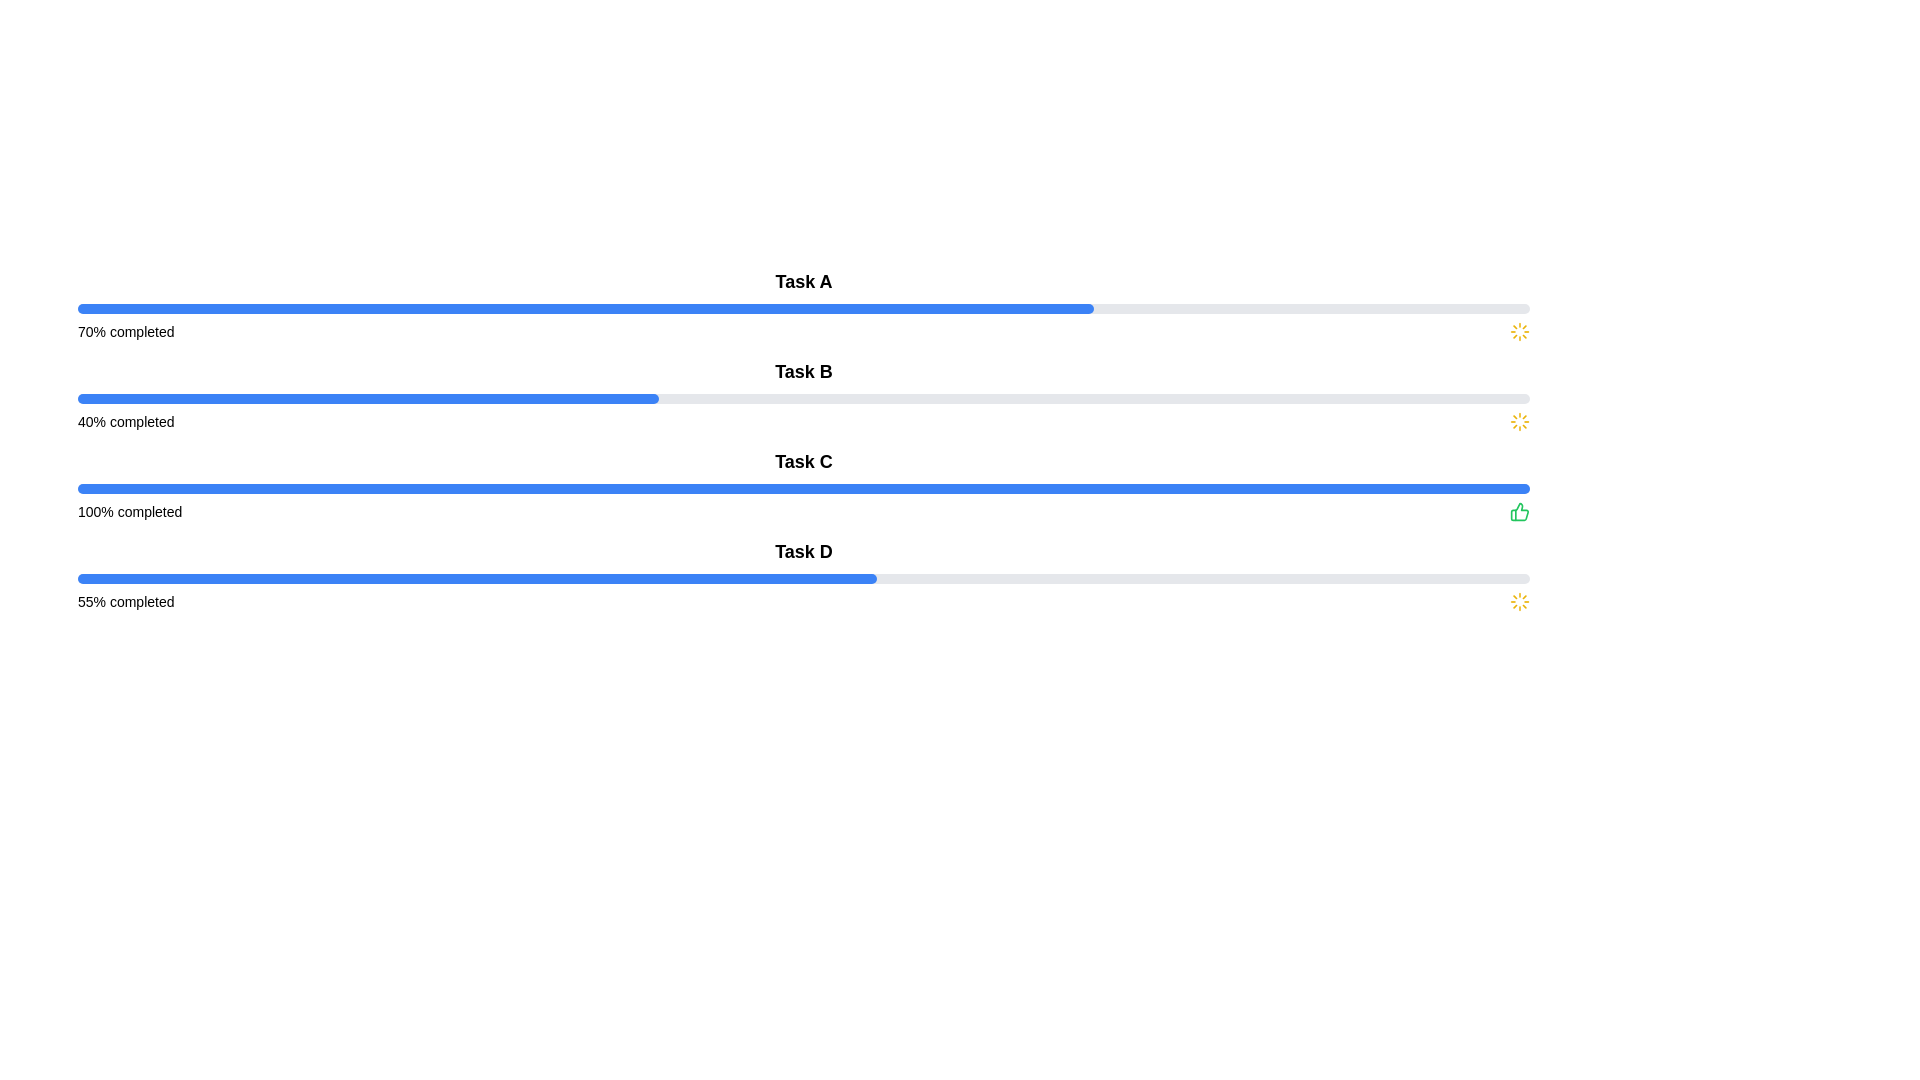 The height and width of the screenshot is (1080, 1920). Describe the element at coordinates (804, 371) in the screenshot. I see `the Static Text Label that displays 'Task B', which is prominently styled and located above the corresponding progress bar` at that location.